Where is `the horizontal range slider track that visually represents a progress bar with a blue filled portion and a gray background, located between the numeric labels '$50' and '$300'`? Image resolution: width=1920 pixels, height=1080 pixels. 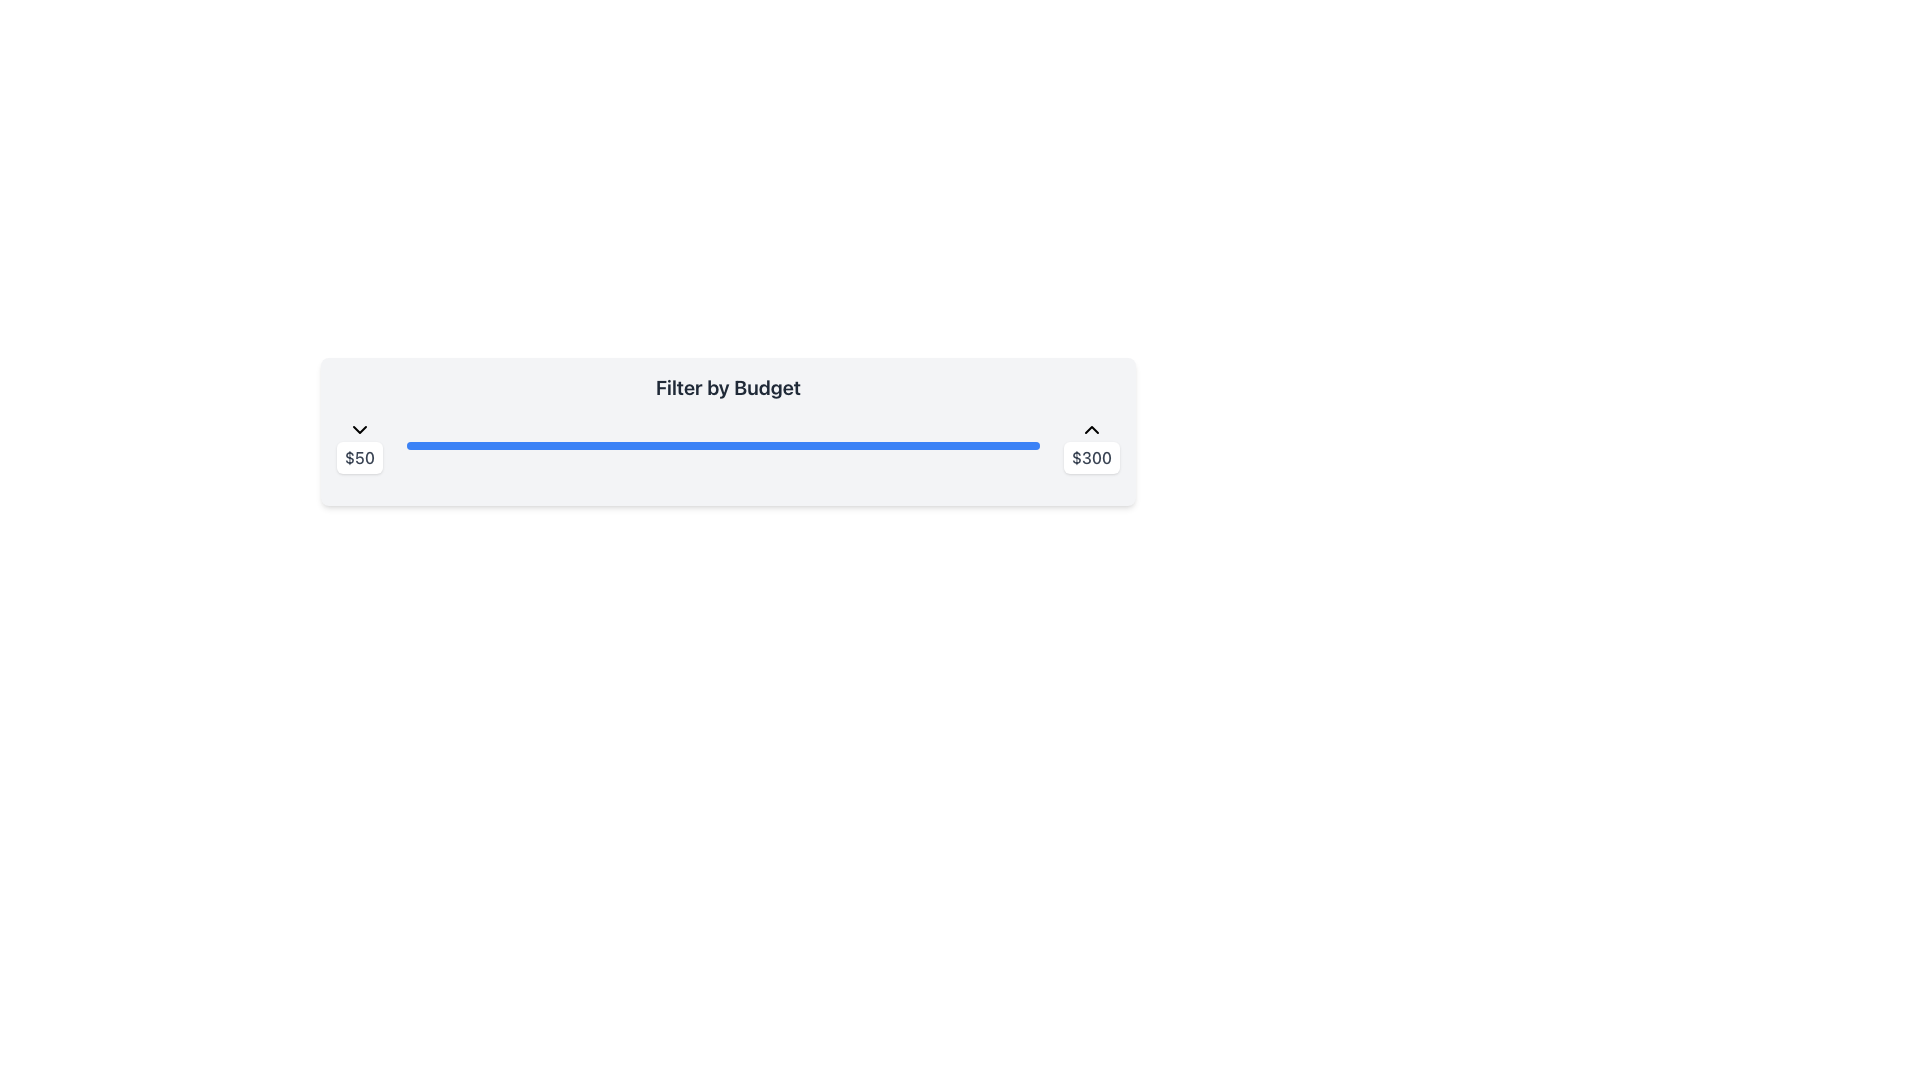
the horizontal range slider track that visually represents a progress bar with a blue filled portion and a gray background, located between the numeric labels '$50' and '$300' is located at coordinates (722, 445).